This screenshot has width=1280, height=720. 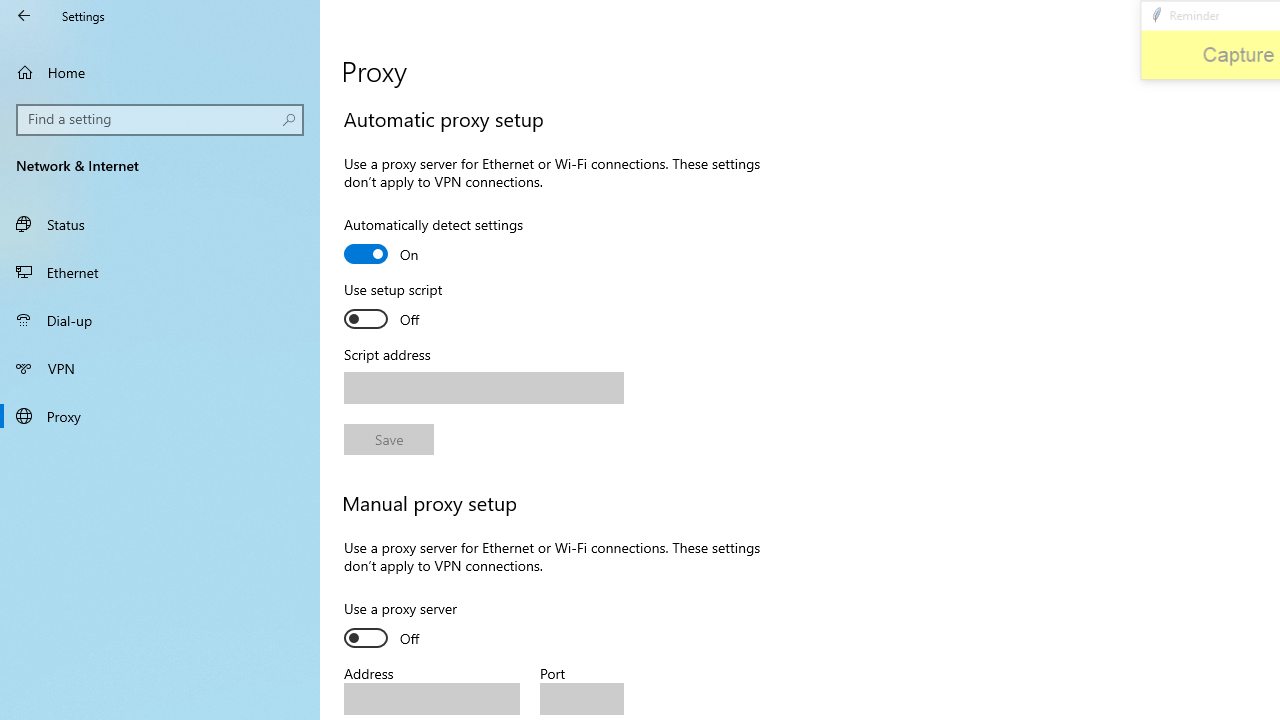 I want to click on 'Home', so click(x=160, y=71).